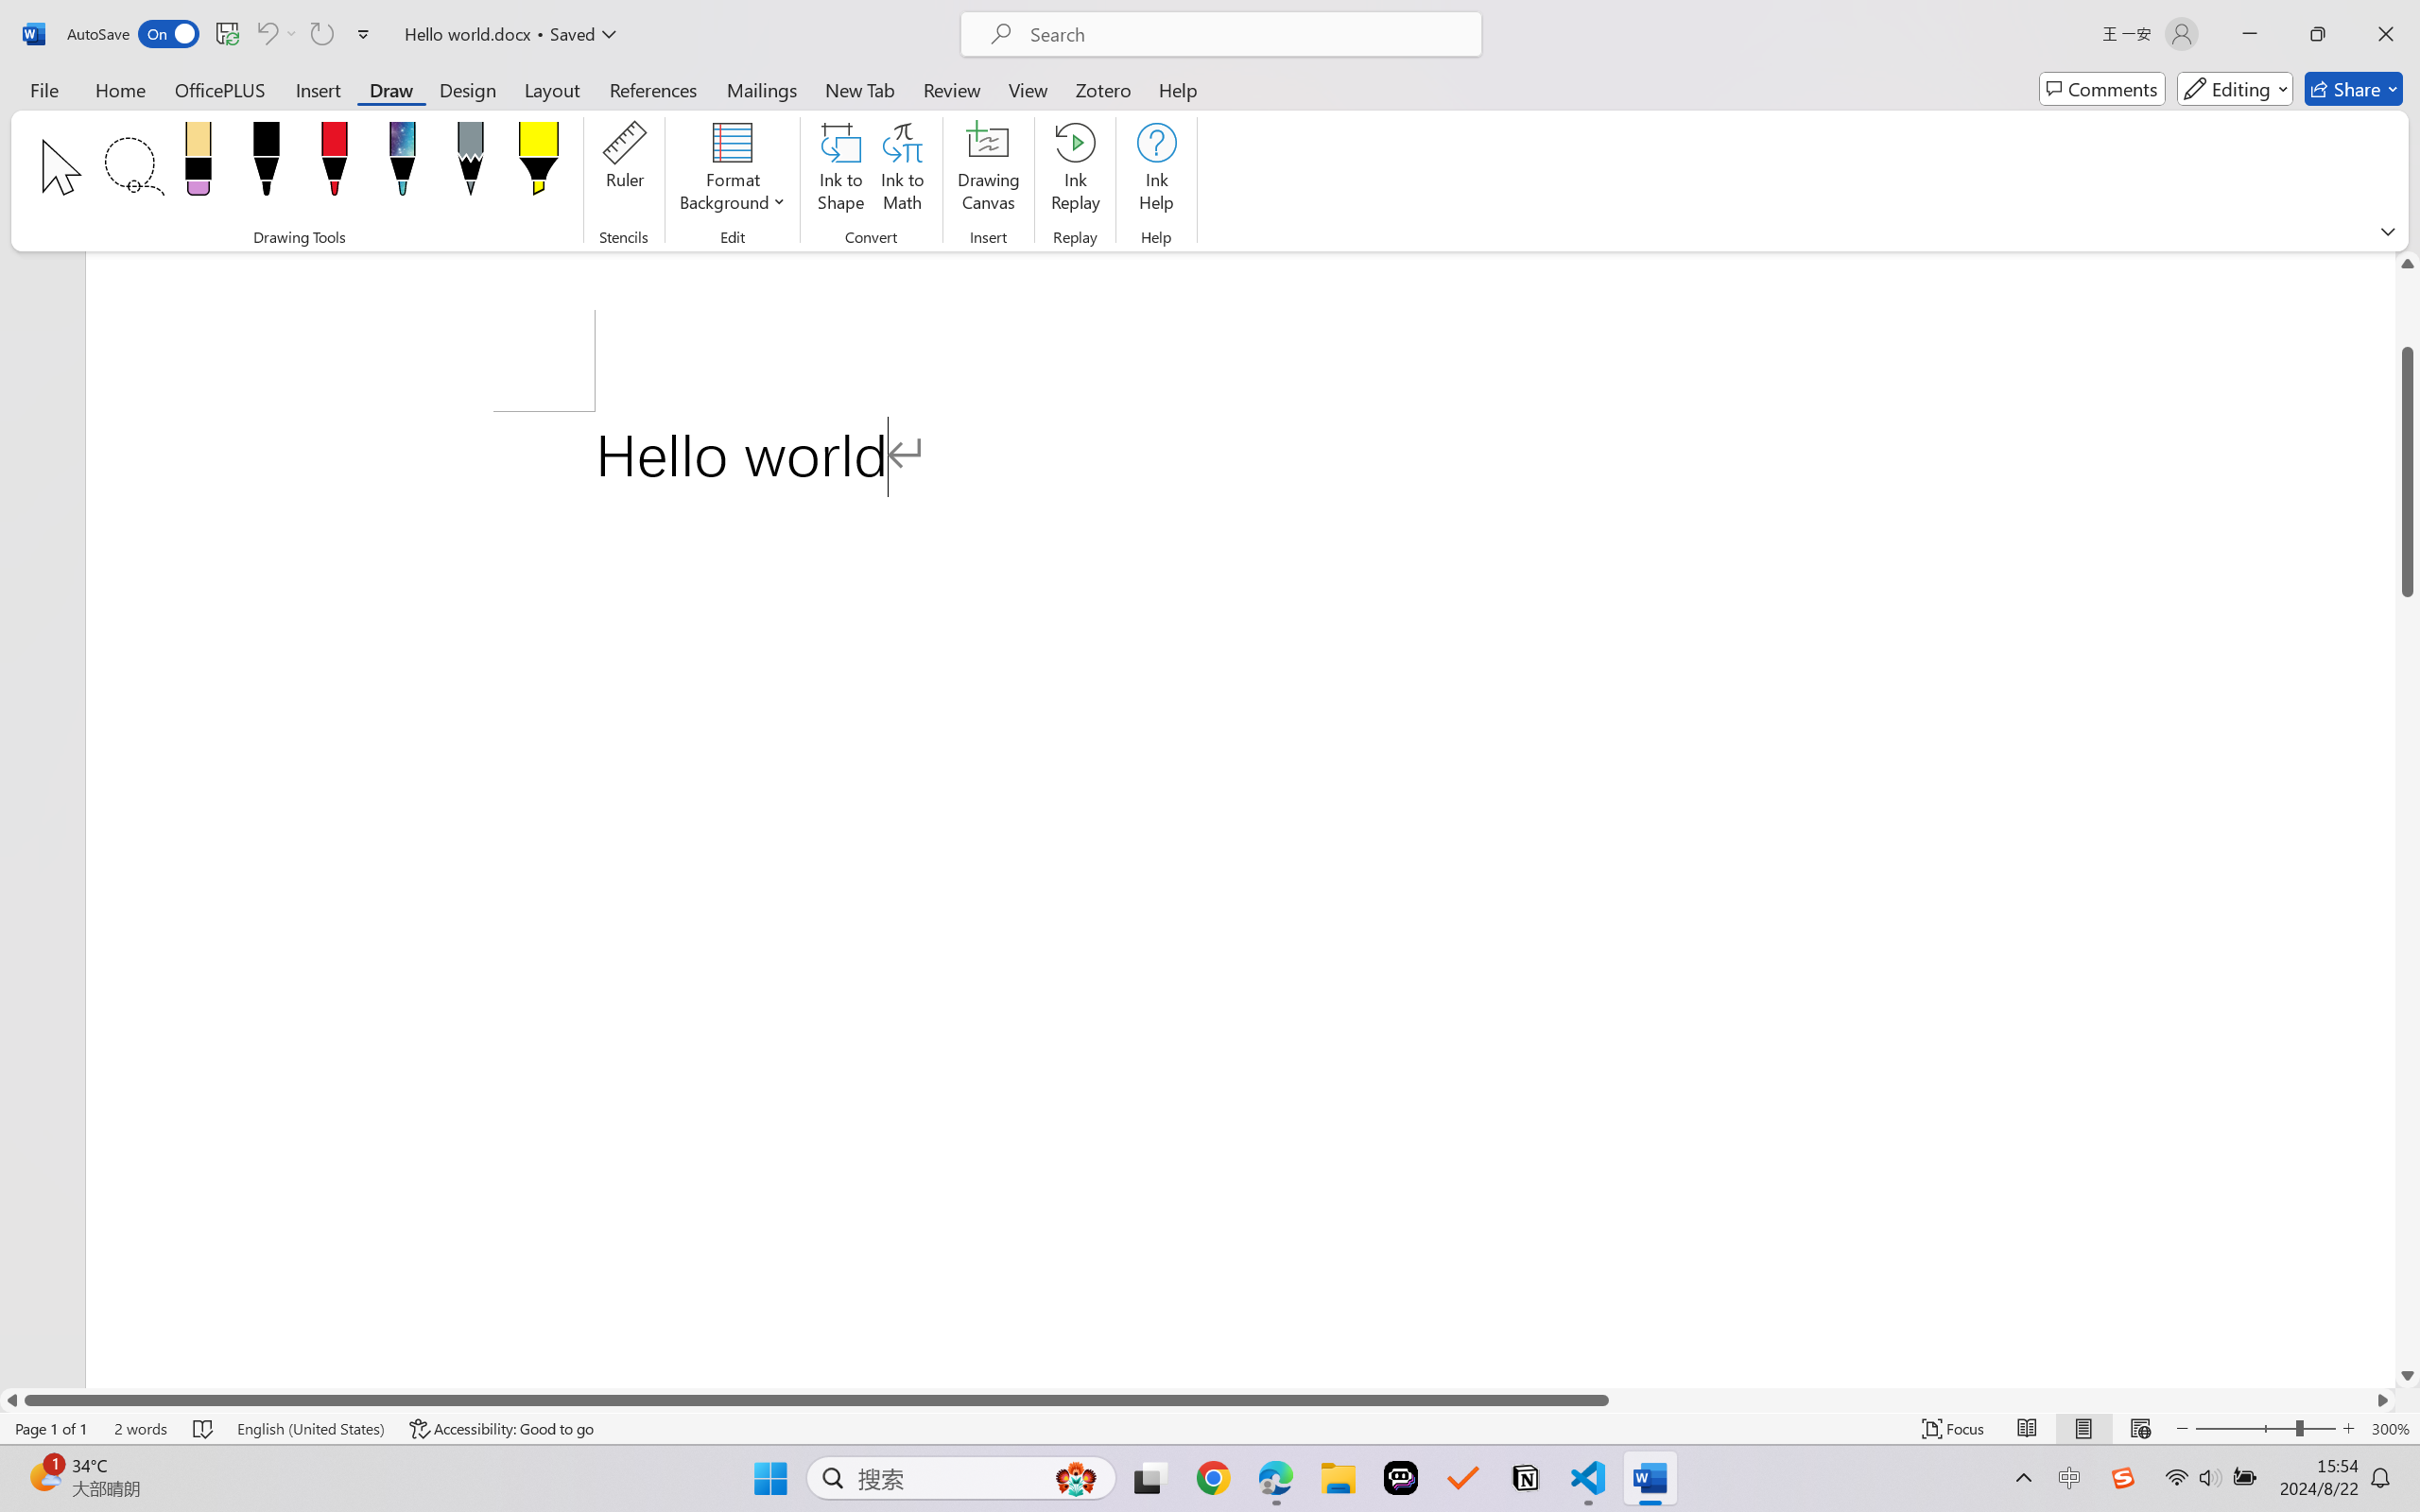 The height and width of the screenshot is (1512, 2420). Describe the element at coordinates (2139, 1428) in the screenshot. I see `'Web Layout'` at that location.